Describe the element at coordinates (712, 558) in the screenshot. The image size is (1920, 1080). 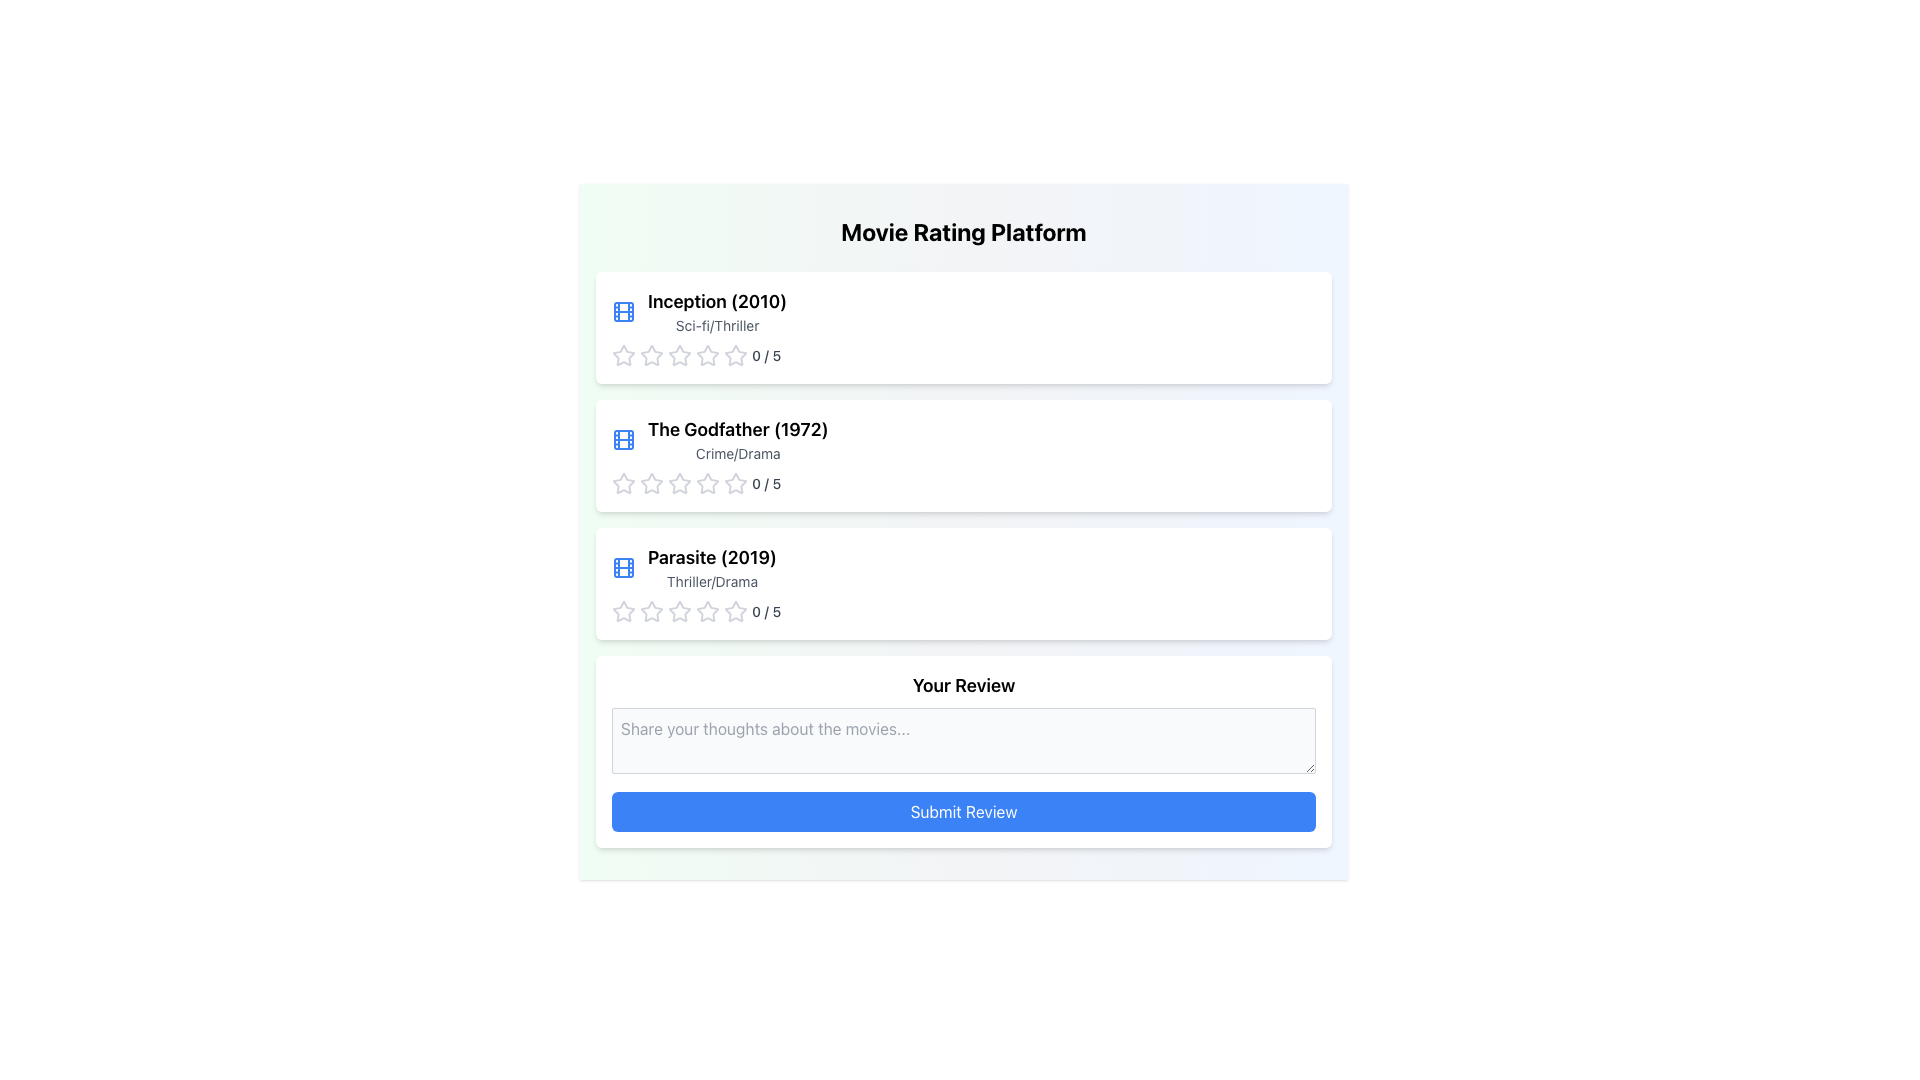
I see `text label displaying 'Parasite (2019)' which is the first text line on the third card in a vertically stacked list` at that location.